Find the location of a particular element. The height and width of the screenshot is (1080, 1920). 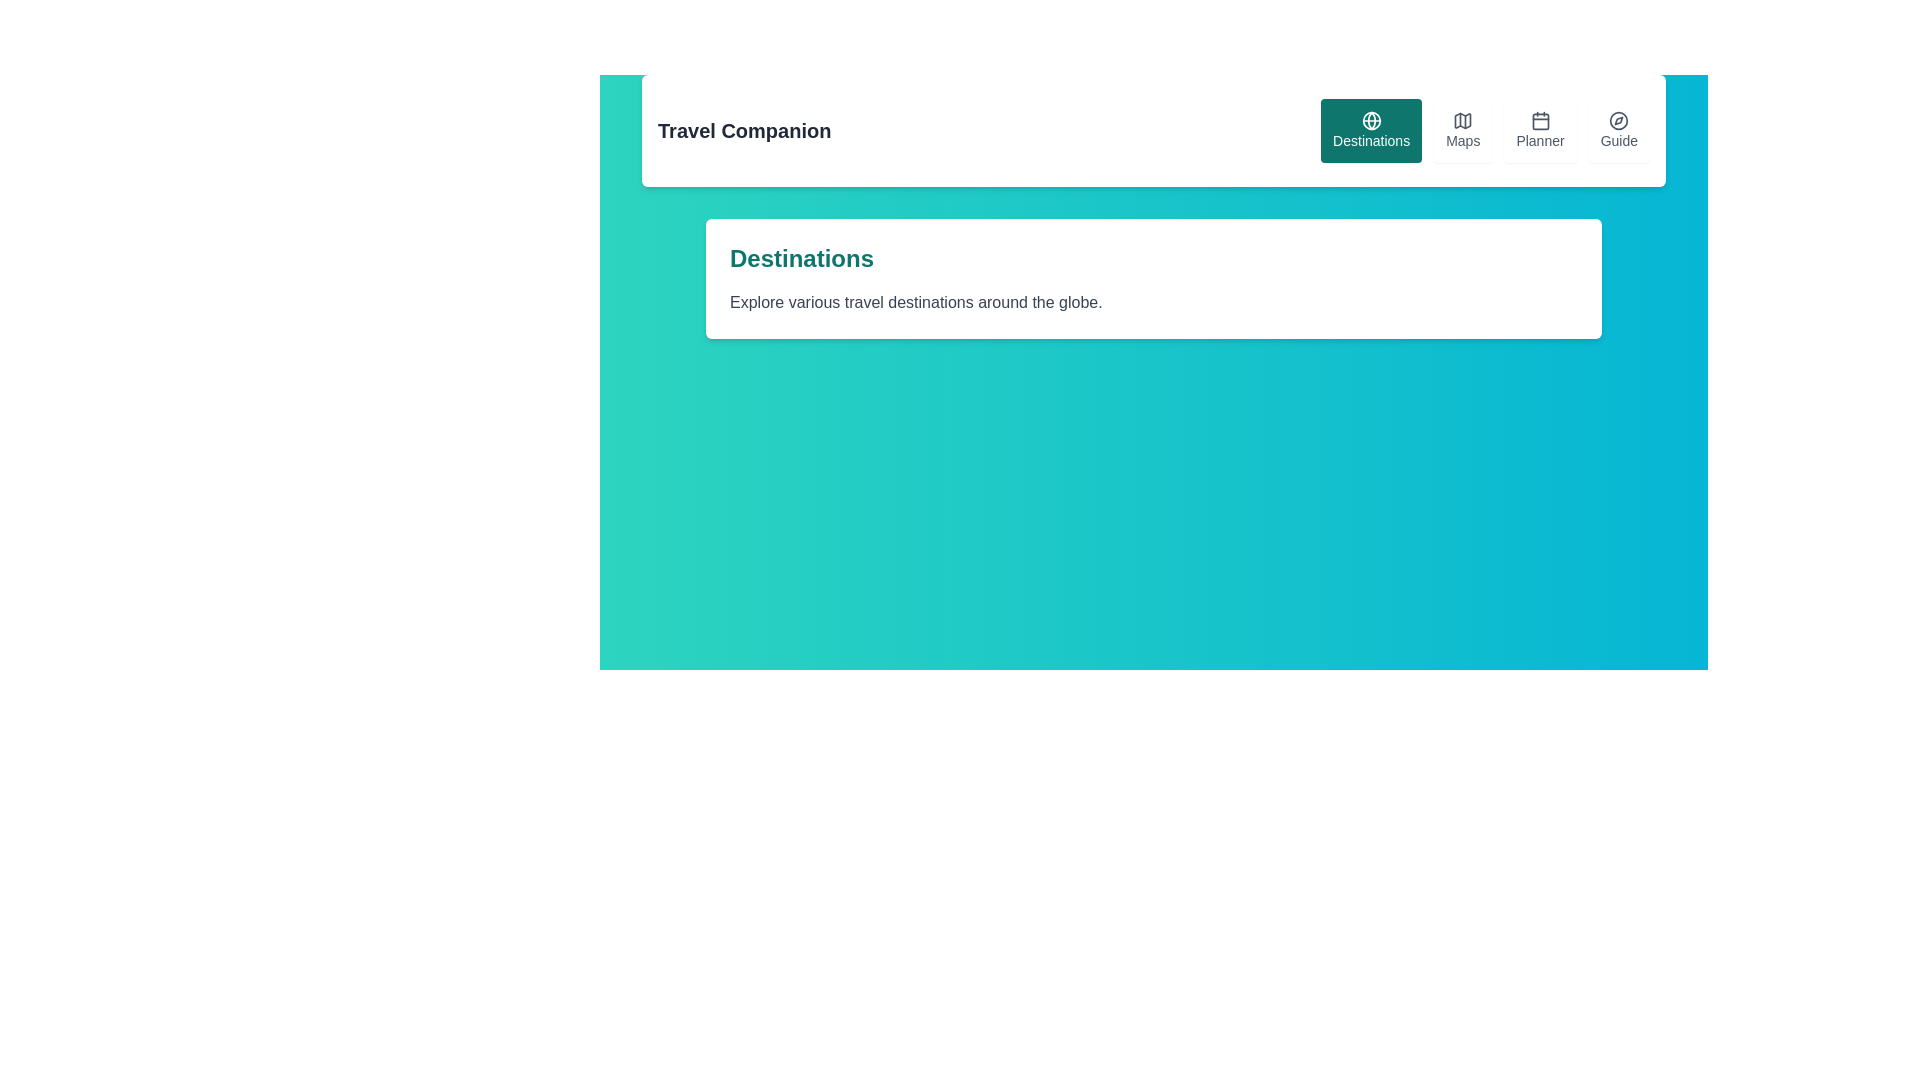

the globe icon button in the top navigation bar is located at coordinates (1370, 120).